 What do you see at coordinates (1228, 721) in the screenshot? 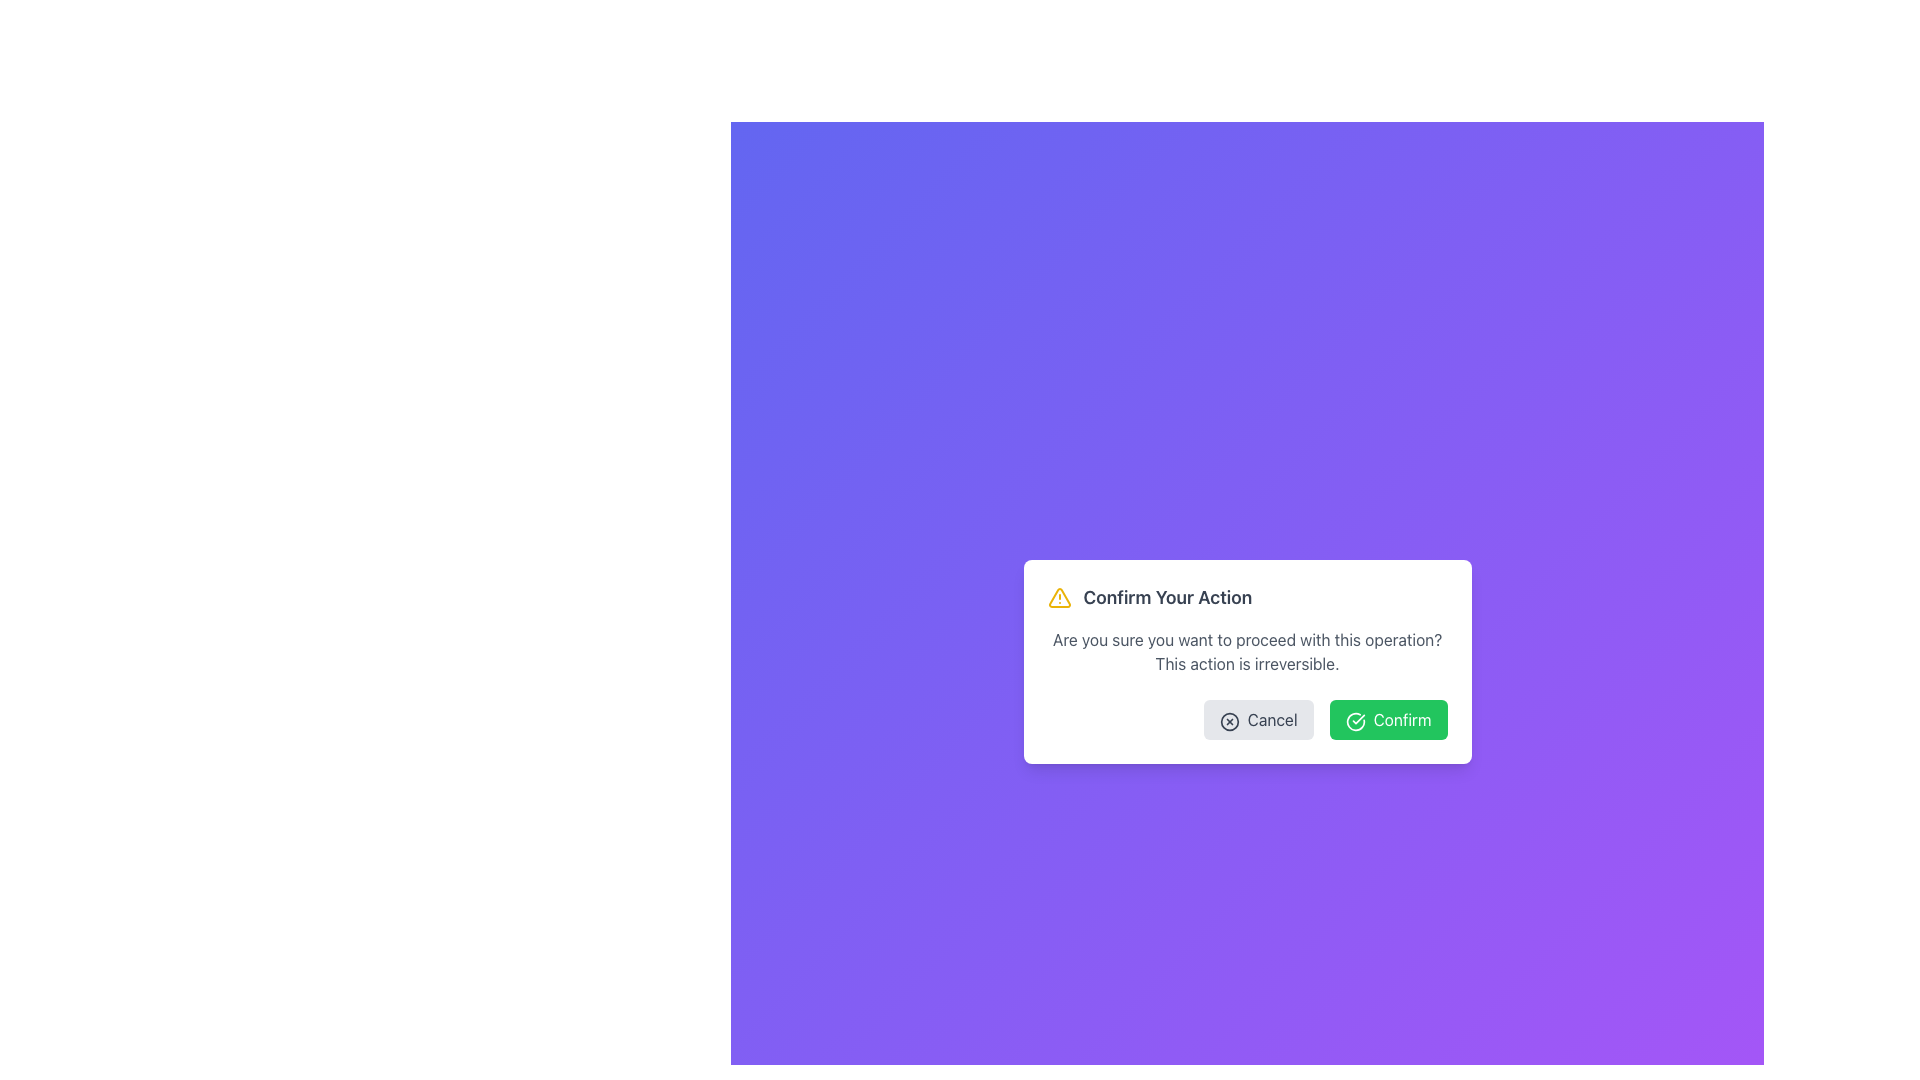
I see `the graphical icon representing cancellation, located inside the 'Cancel' button, aligned to its left side` at bounding box center [1228, 721].